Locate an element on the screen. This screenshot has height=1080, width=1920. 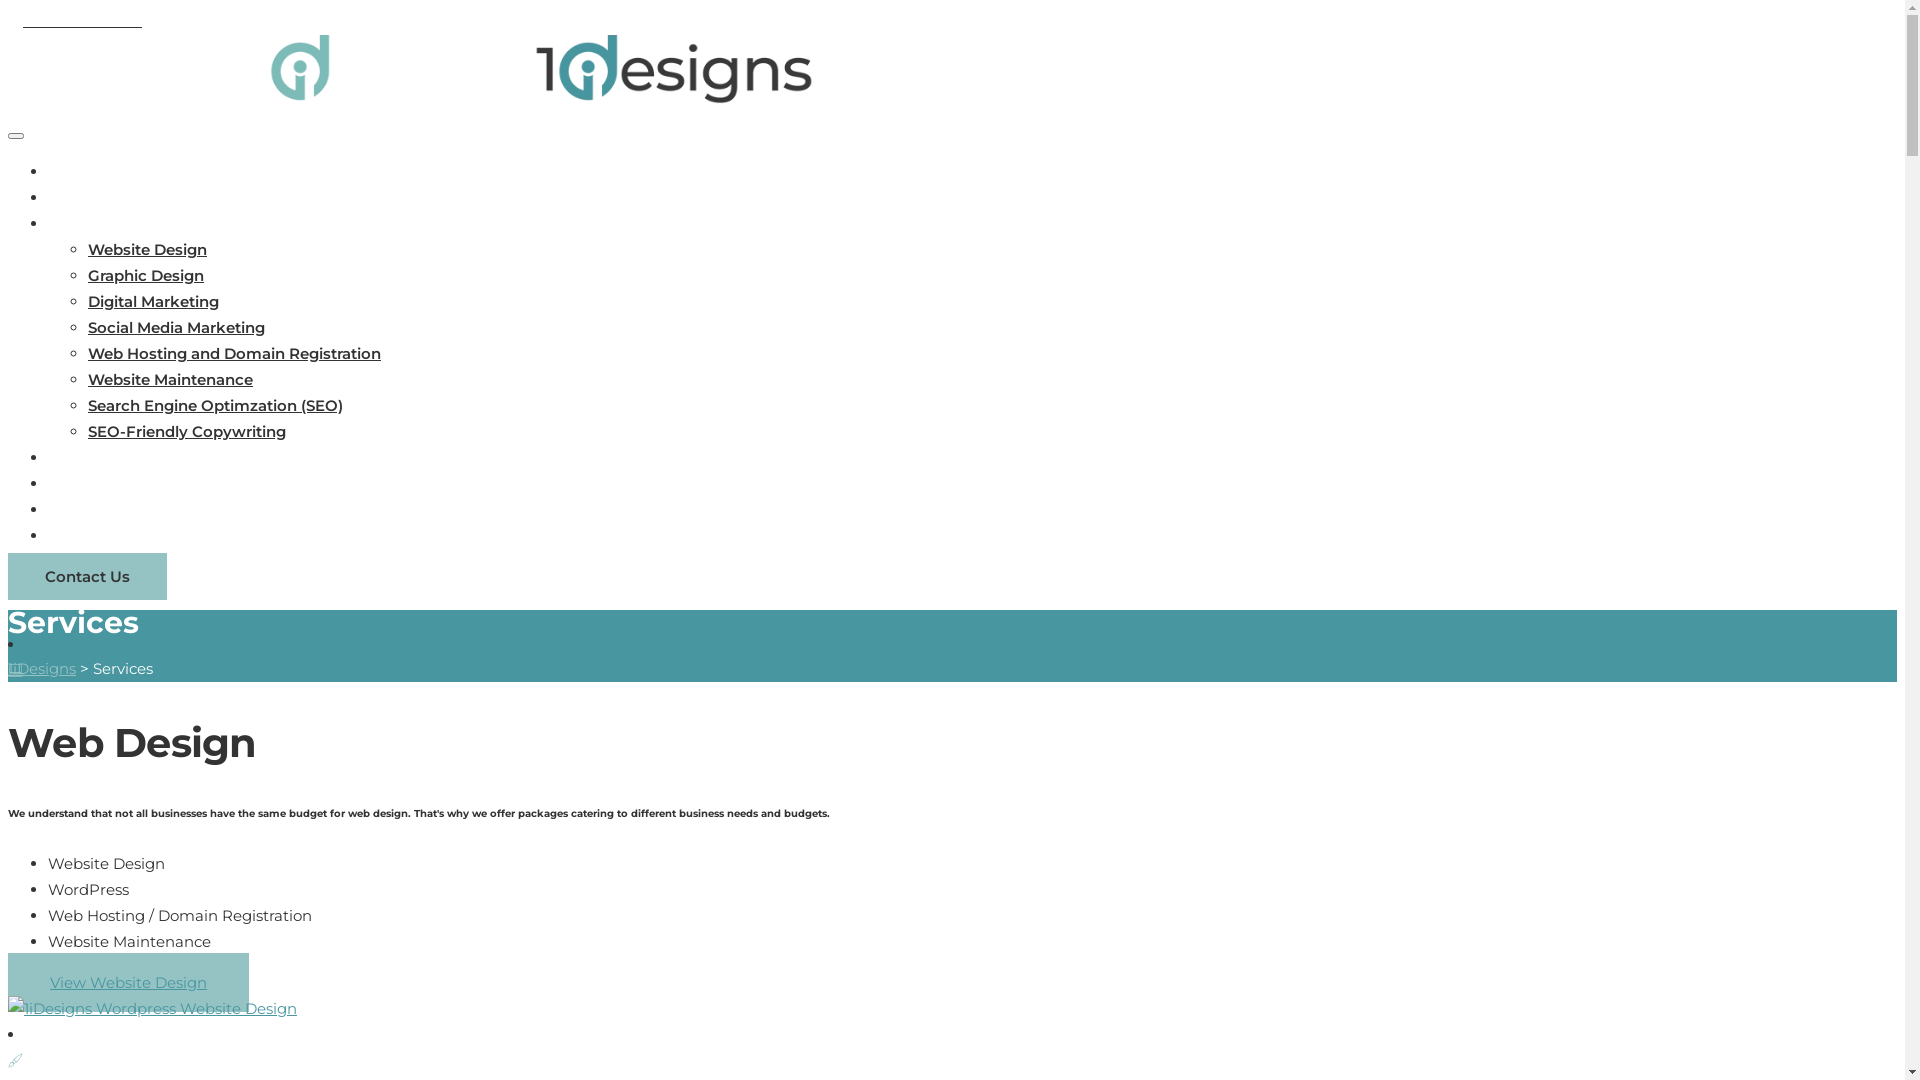
'About Us' is located at coordinates (82, 197).